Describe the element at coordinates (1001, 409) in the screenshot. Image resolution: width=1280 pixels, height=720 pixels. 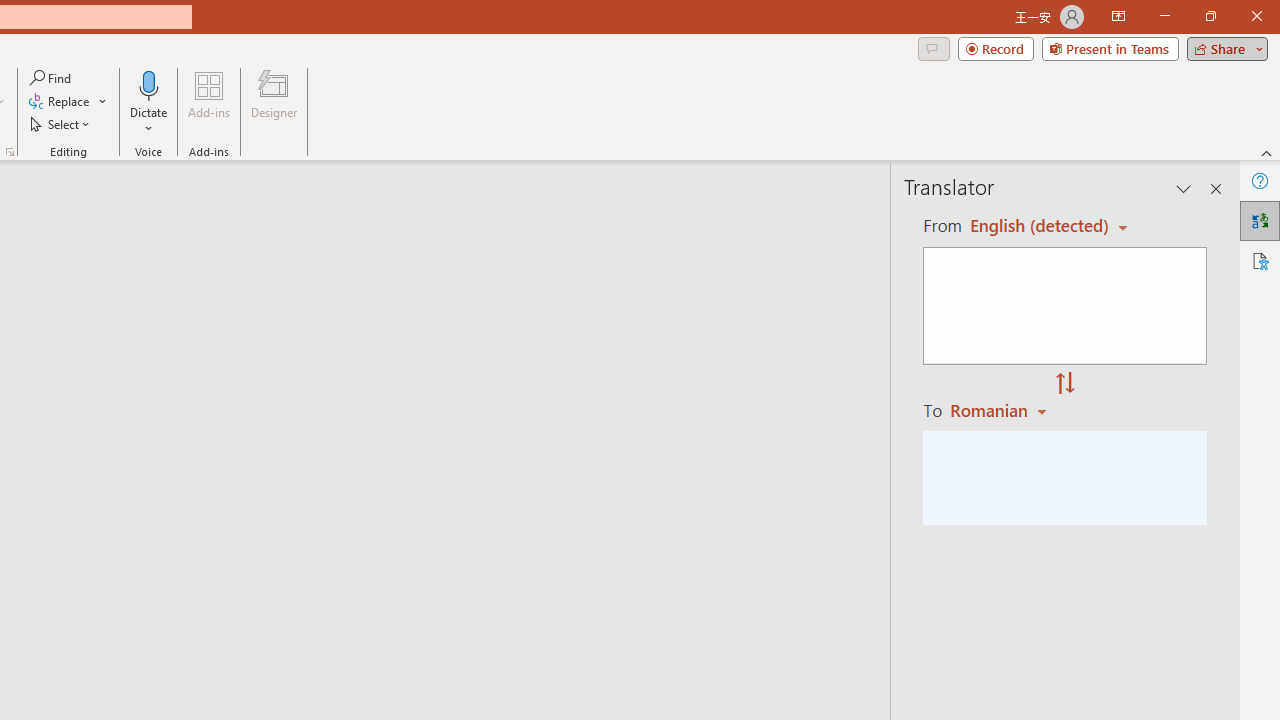
I see `'Romanian'` at that location.